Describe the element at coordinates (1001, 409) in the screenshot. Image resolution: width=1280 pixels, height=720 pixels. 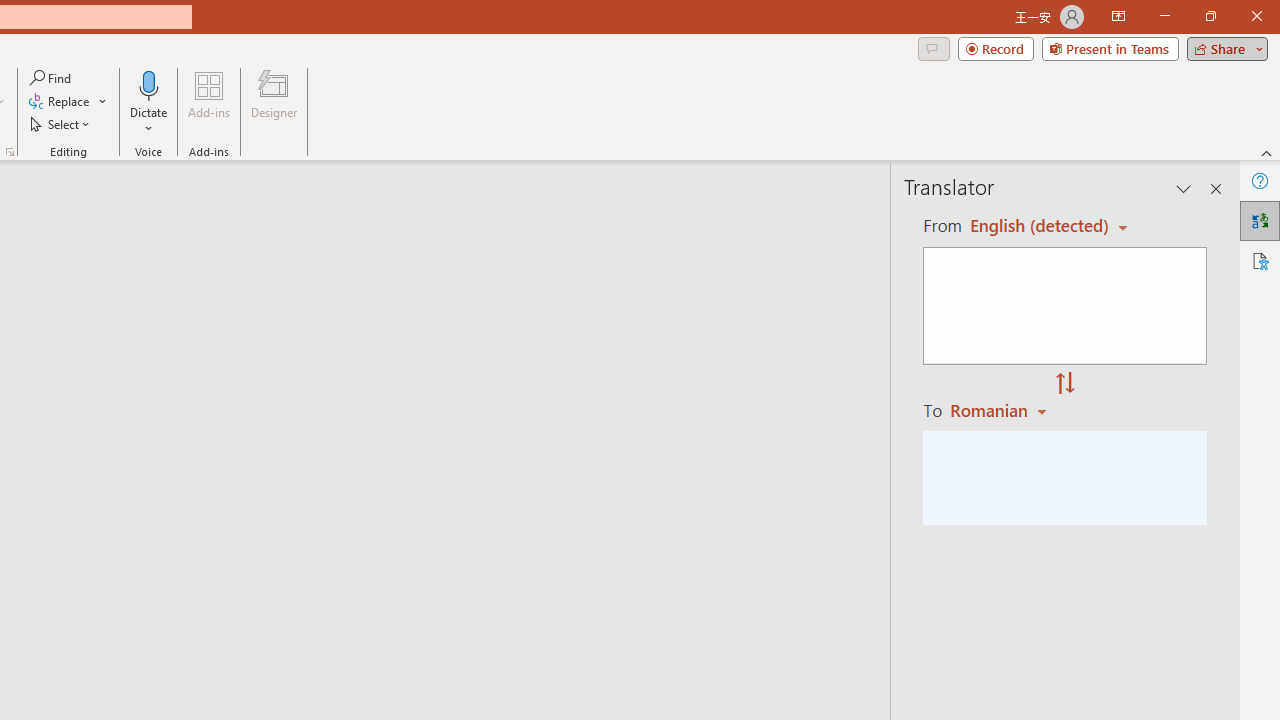
I see `'Romanian'` at that location.